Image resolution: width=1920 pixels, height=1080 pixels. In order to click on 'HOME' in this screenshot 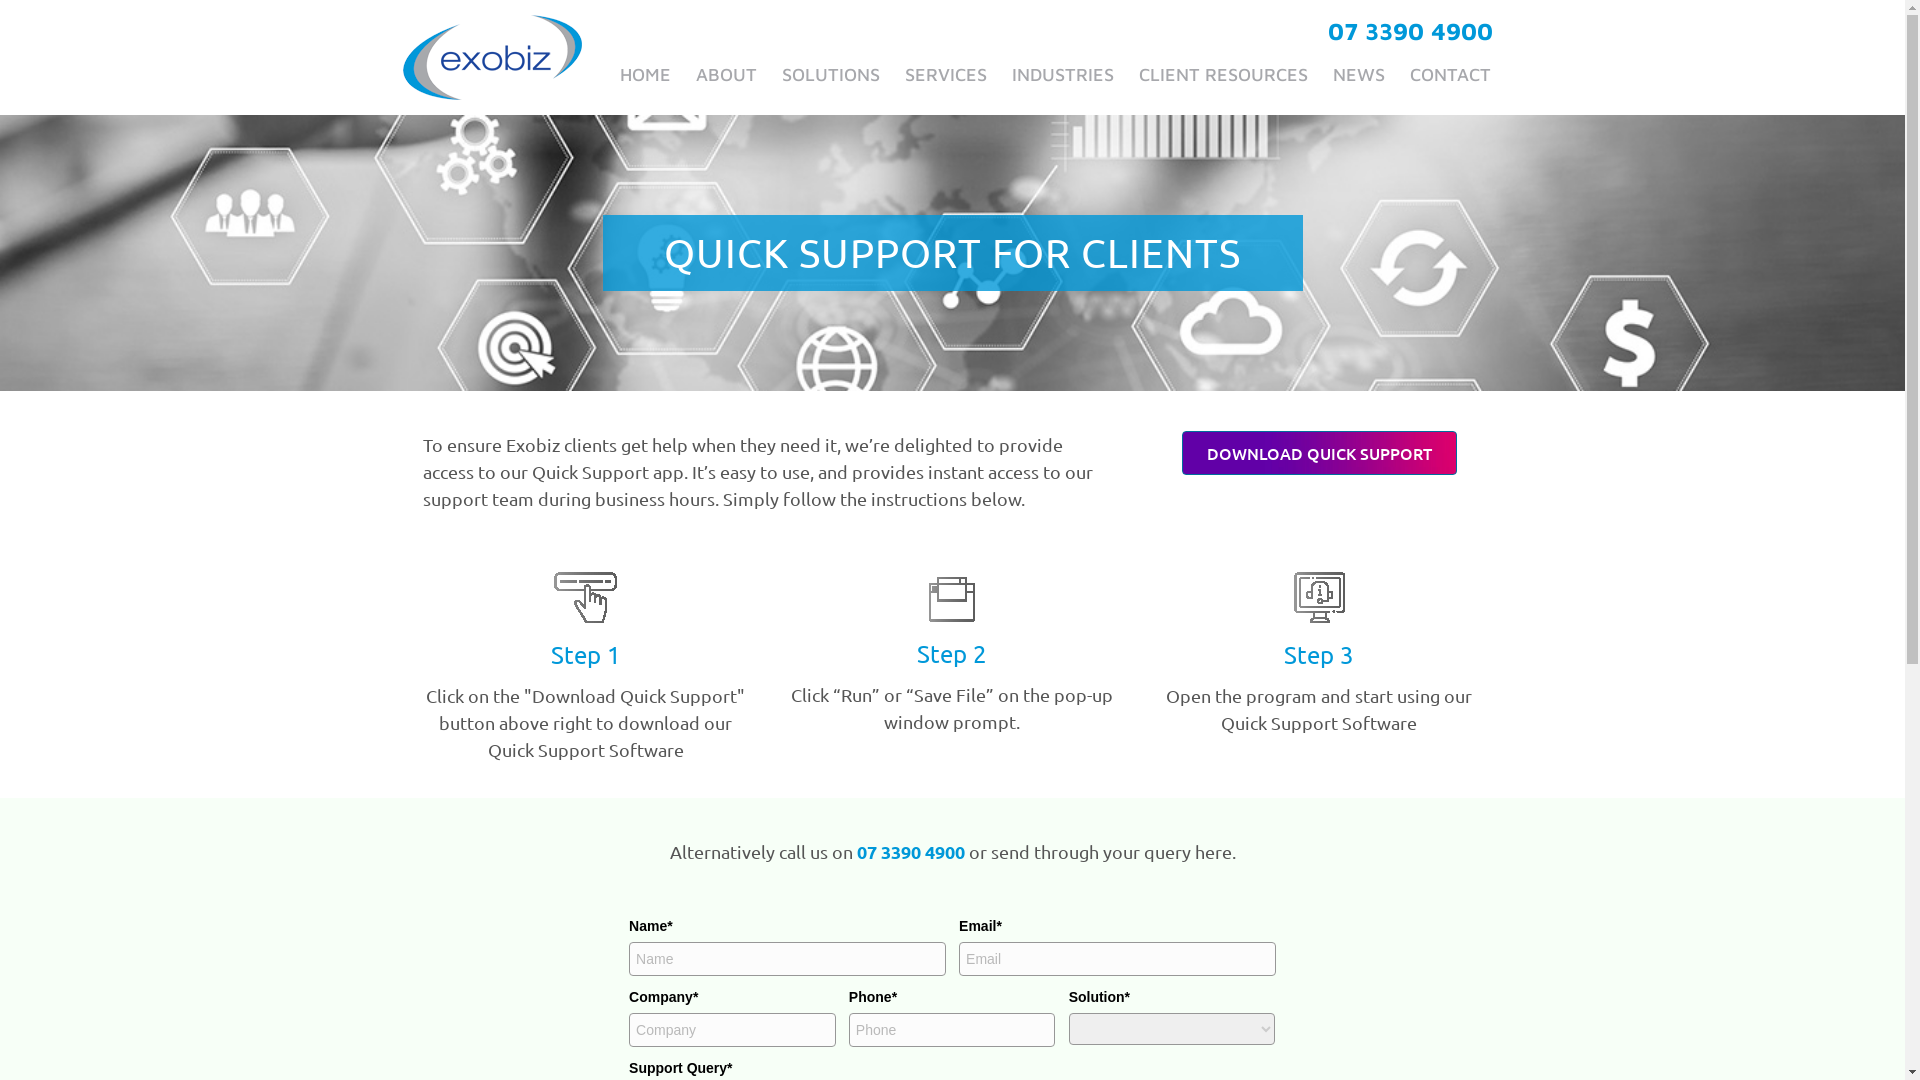, I will do `click(645, 73)`.